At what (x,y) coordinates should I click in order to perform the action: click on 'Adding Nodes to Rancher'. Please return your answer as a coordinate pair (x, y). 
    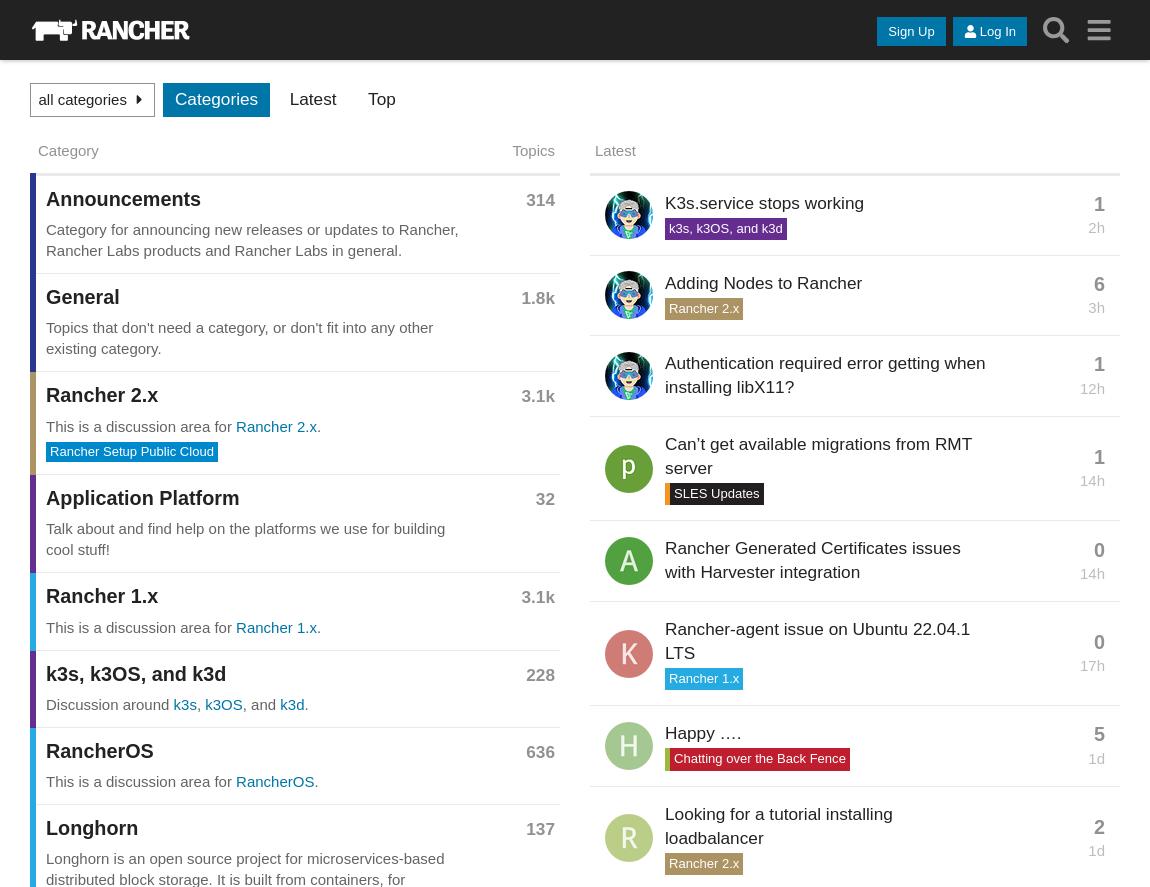
    Looking at the image, I should click on (762, 280).